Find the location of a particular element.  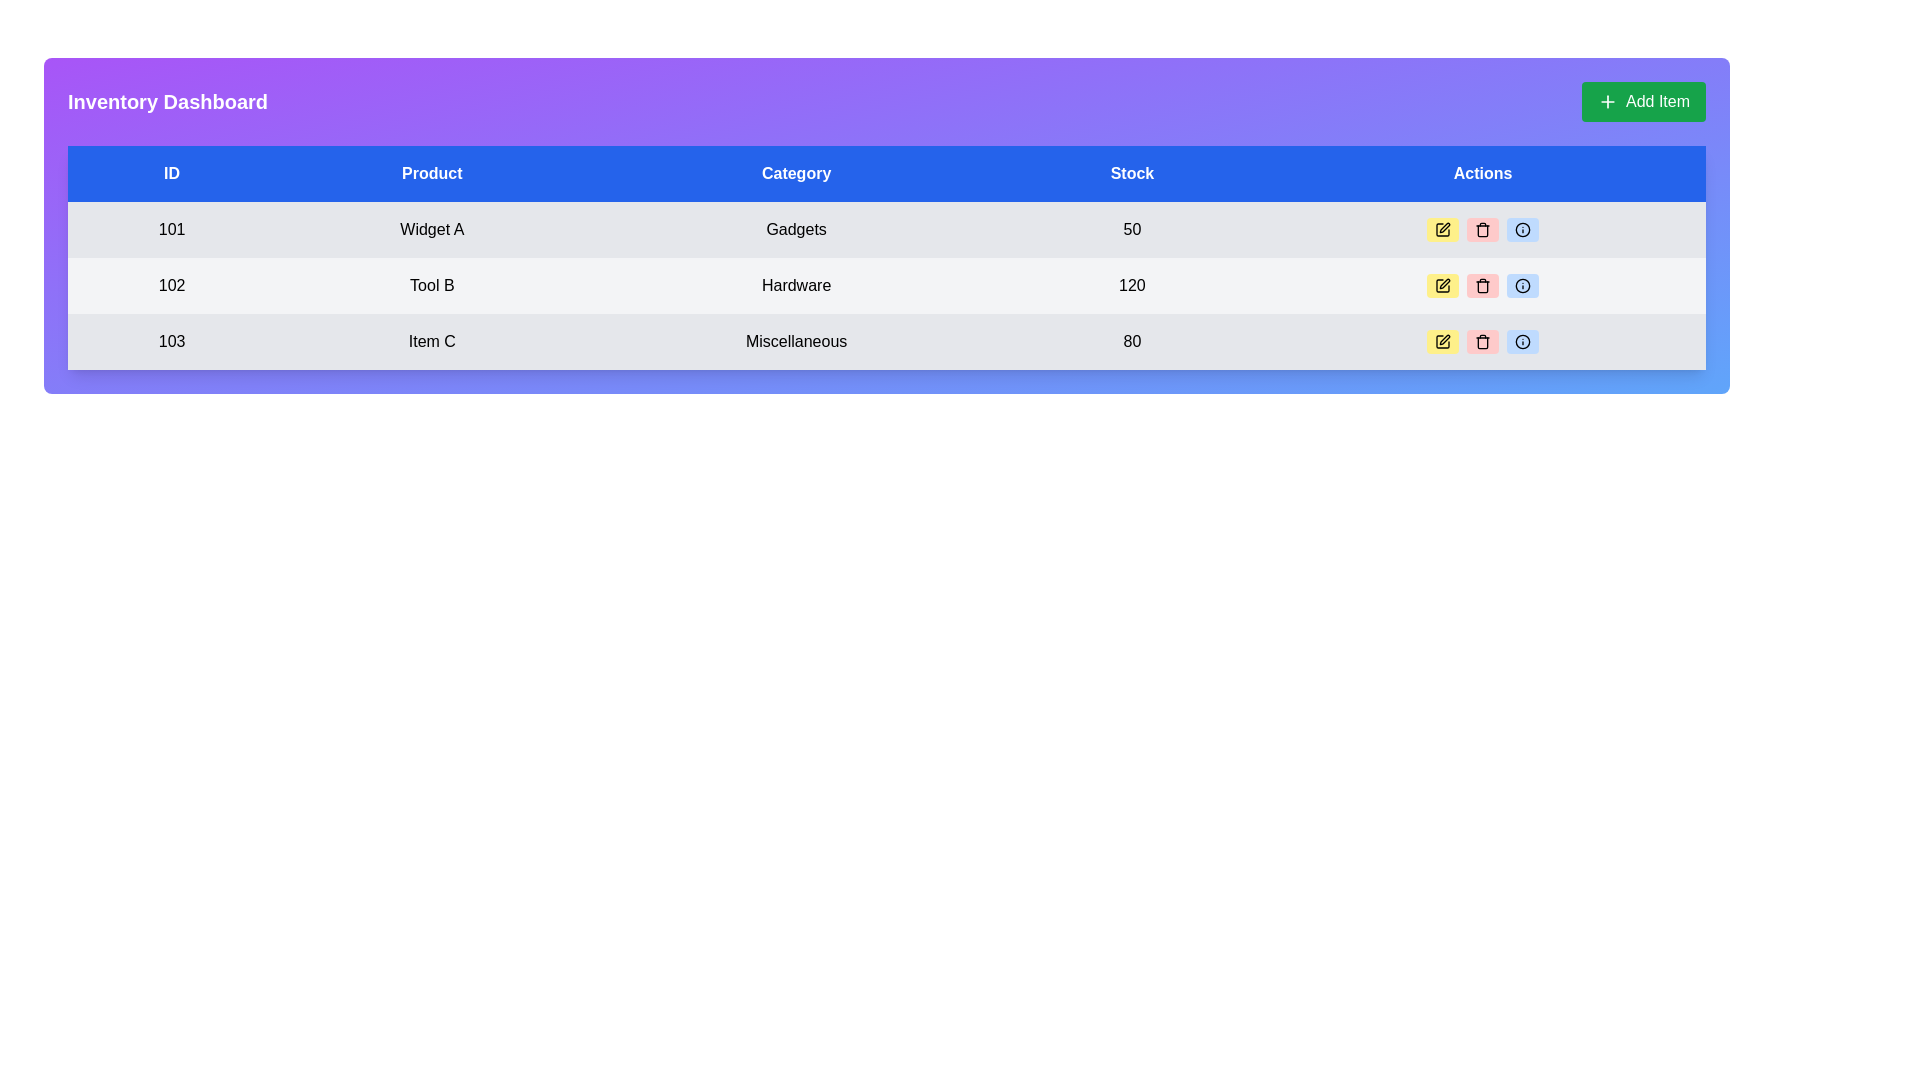

the first row of the table containing the values '101', 'Widget A', 'Gadgets', and '50' is located at coordinates (886, 229).